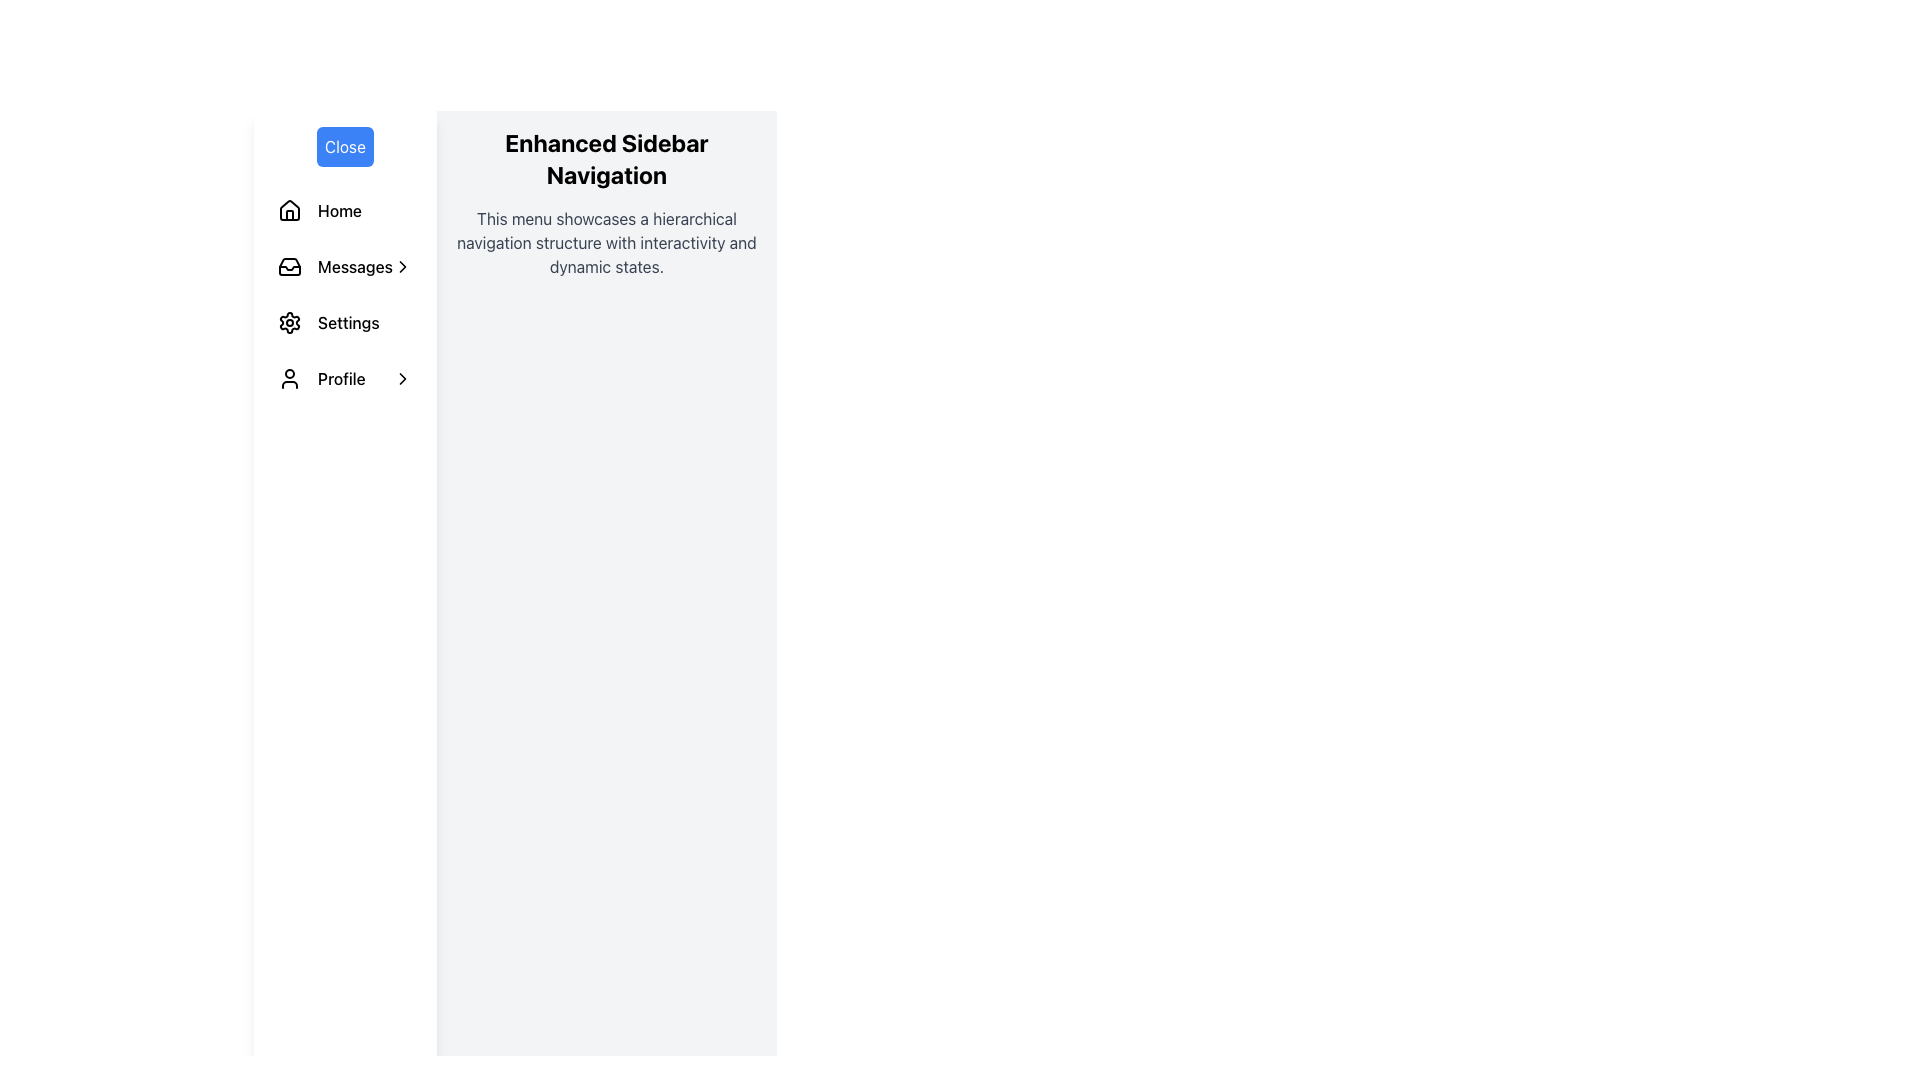 This screenshot has height=1080, width=1920. What do you see at coordinates (605, 157) in the screenshot?
I see `the bold, large heading text labeled 'Enhanced Sidebar Navigation' which is positioned at the top of the content section next to the sidebar` at bounding box center [605, 157].